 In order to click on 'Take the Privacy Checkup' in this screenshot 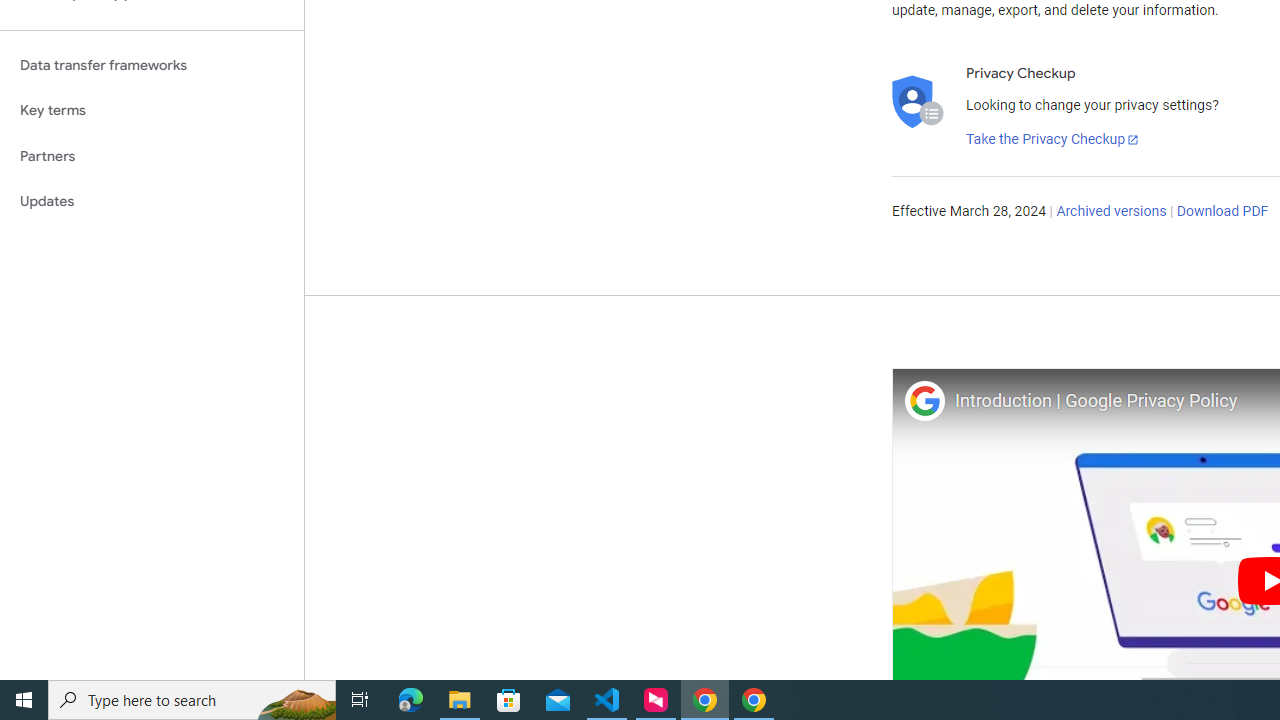, I will do `click(1052, 139)`.